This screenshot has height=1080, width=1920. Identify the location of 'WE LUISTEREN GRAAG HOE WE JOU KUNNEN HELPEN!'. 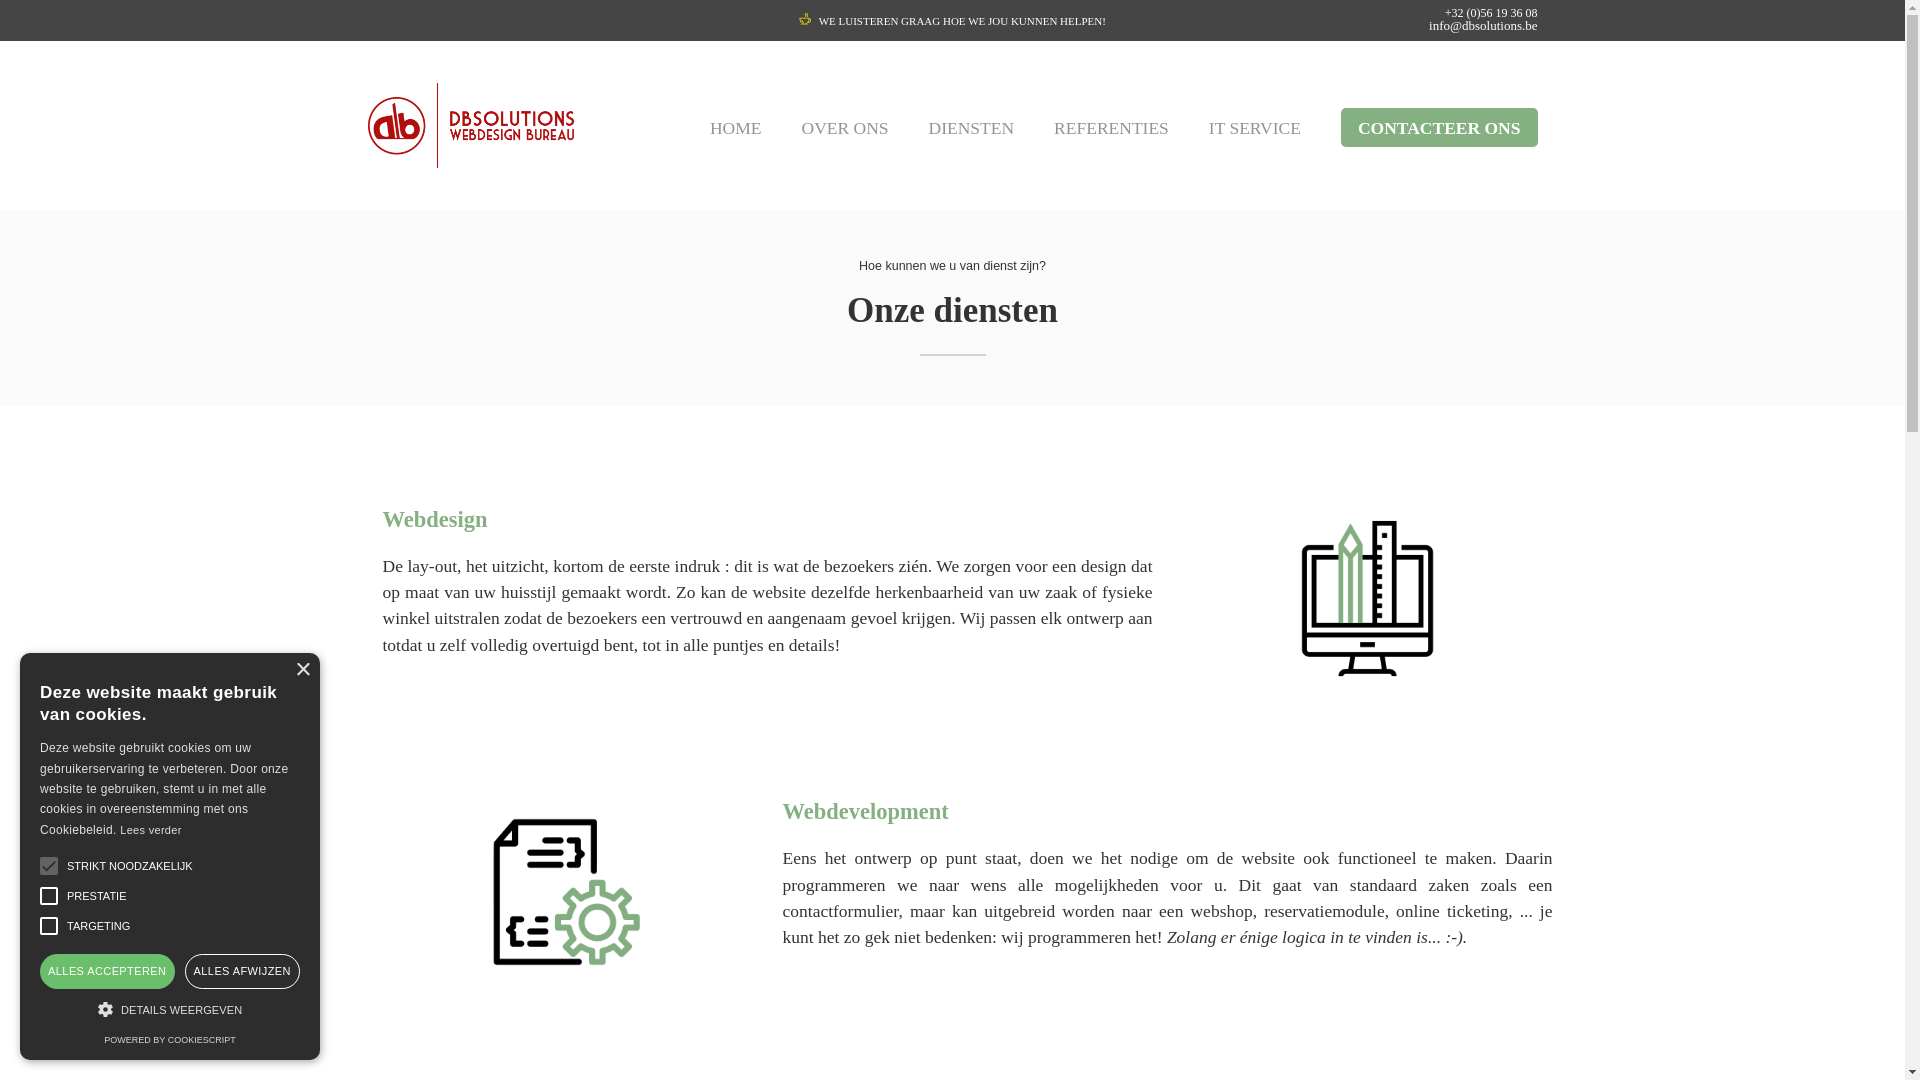
(951, 20).